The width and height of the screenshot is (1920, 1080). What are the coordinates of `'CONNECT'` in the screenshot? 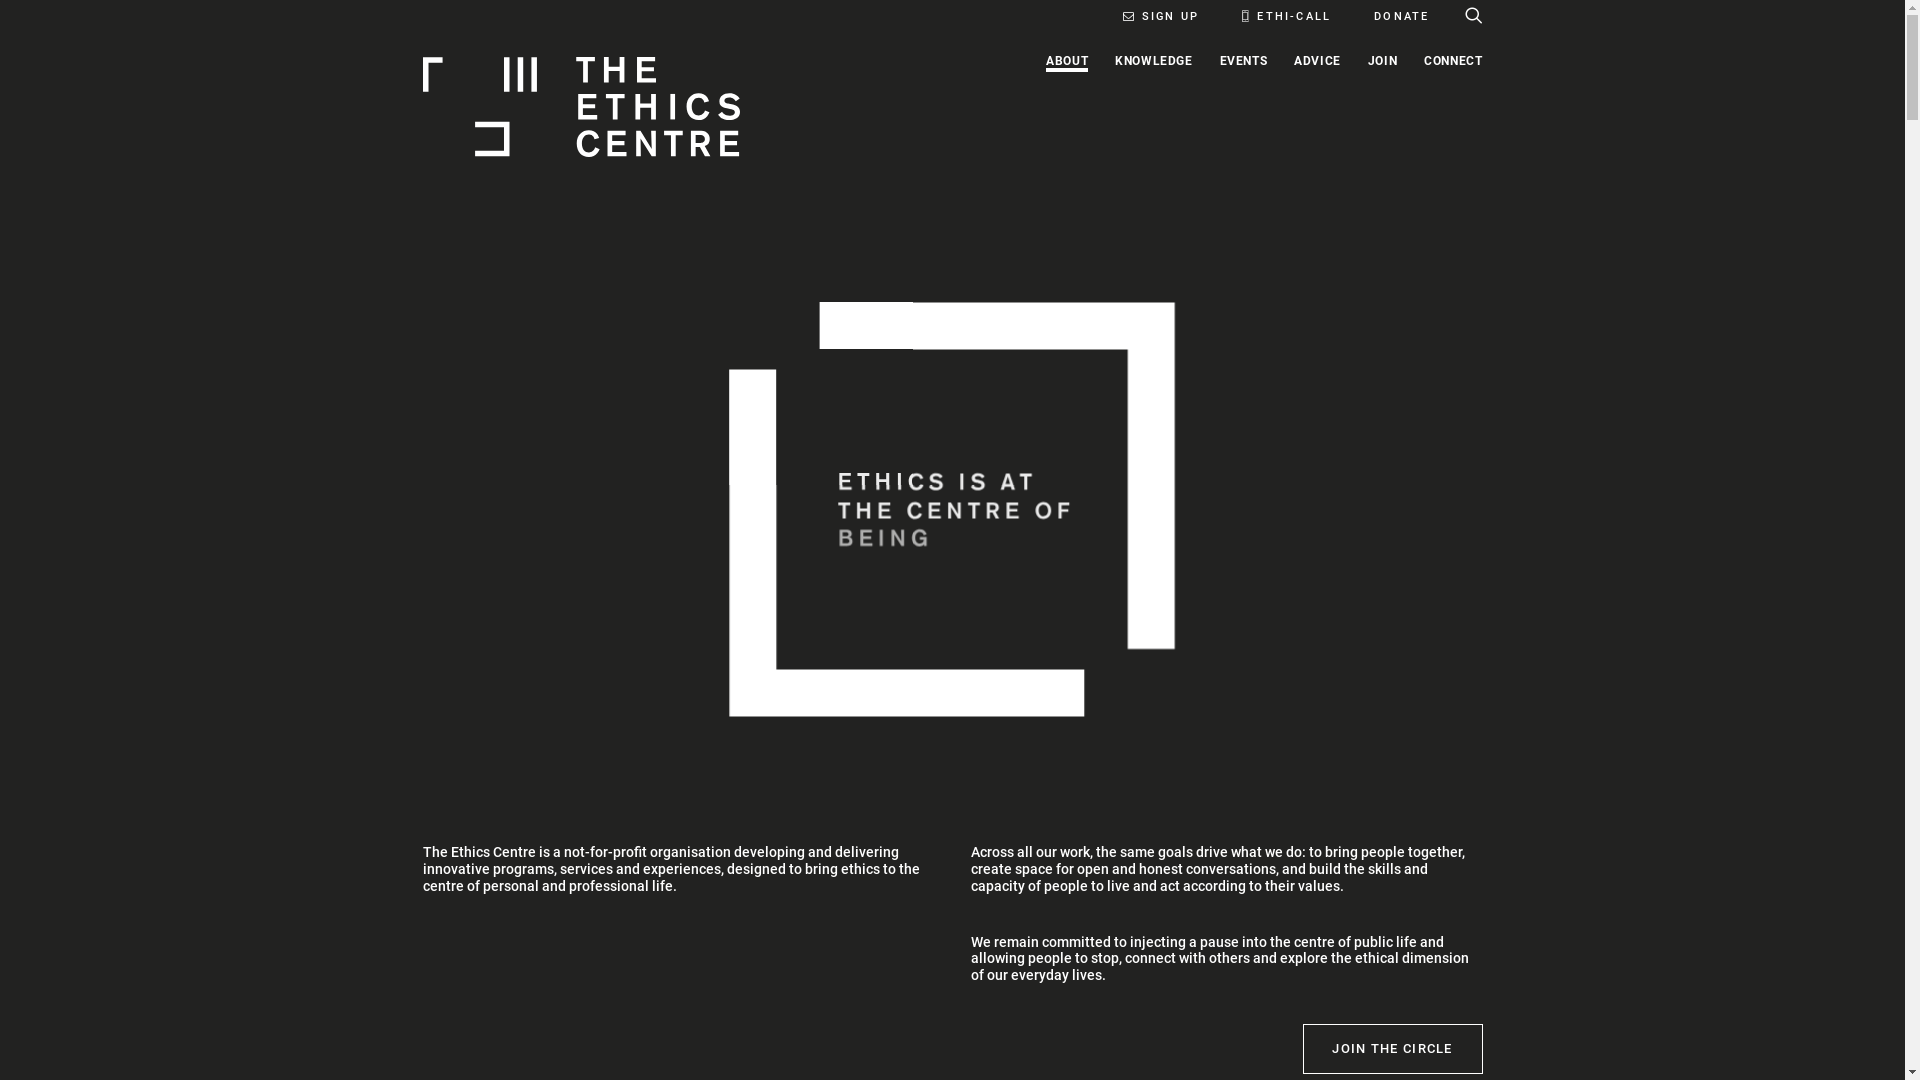 It's located at (1448, 107).